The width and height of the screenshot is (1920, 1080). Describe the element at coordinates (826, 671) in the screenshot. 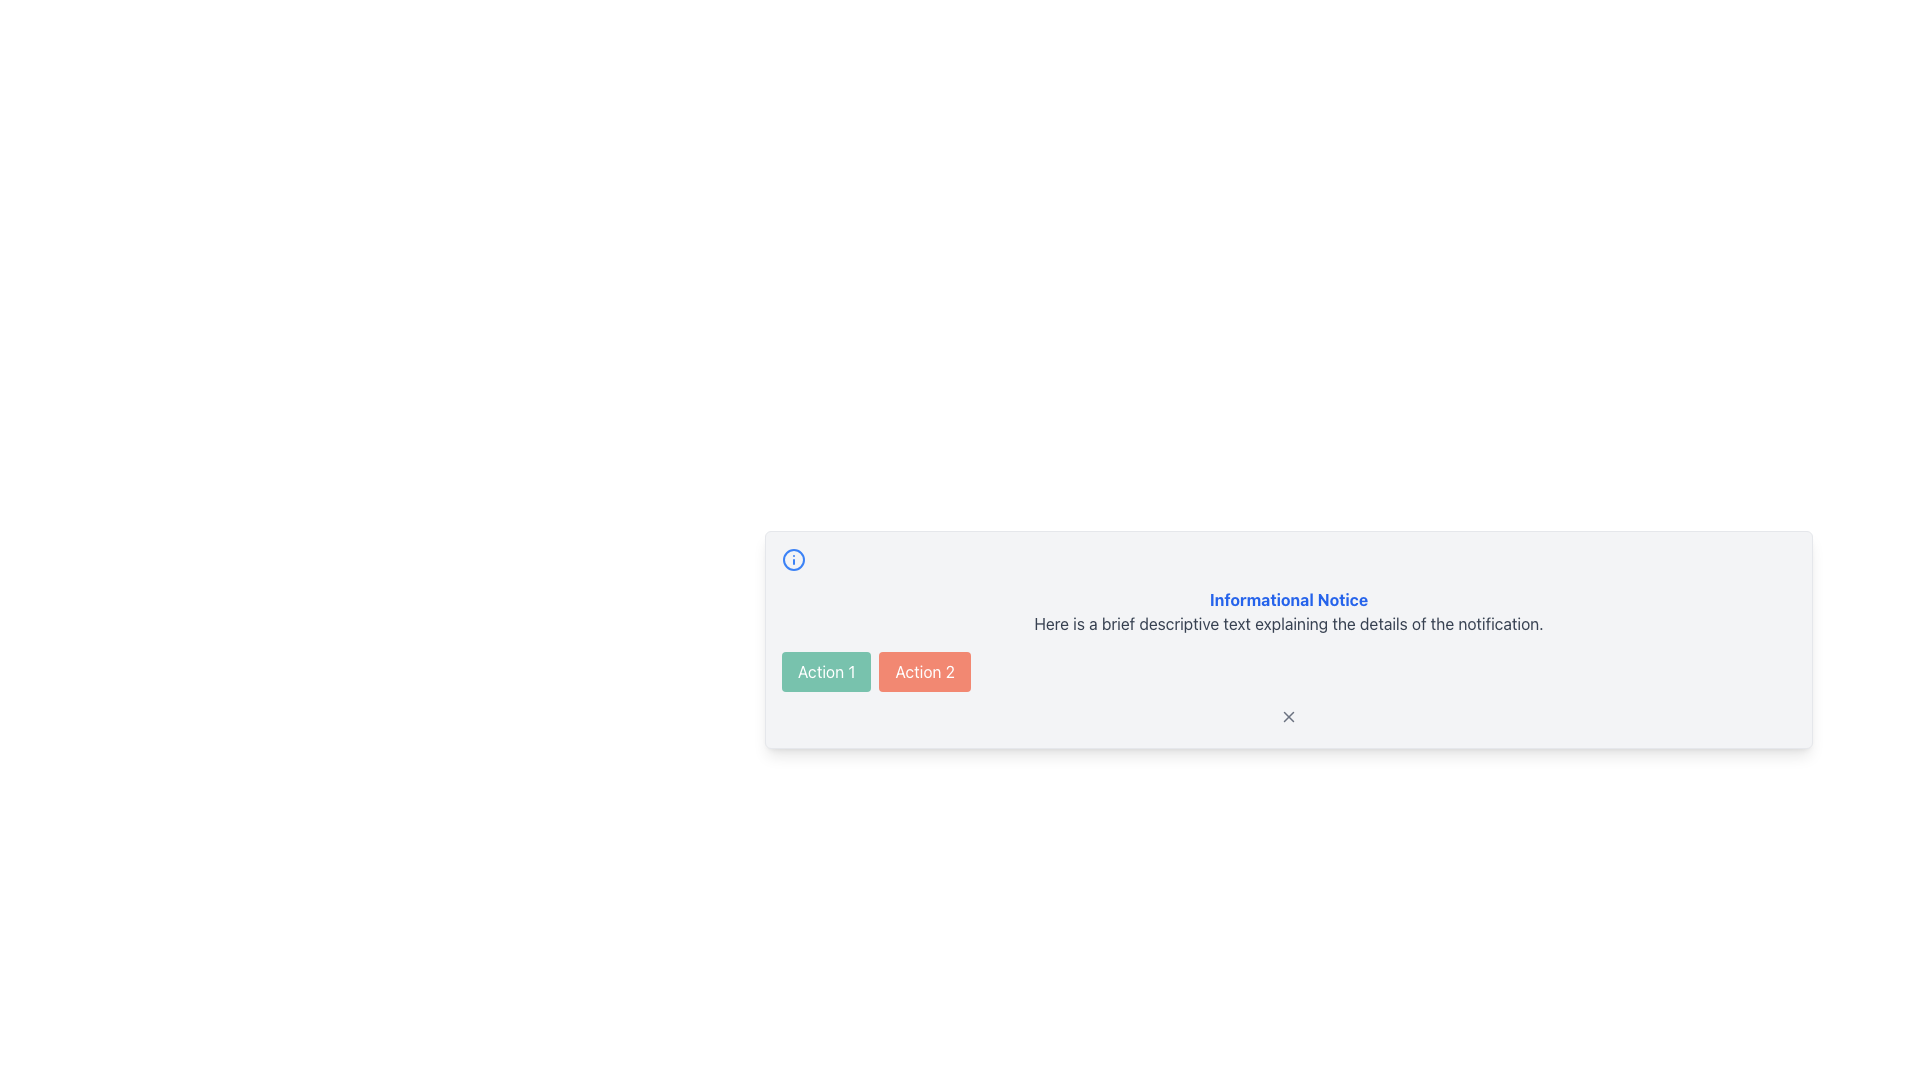

I see `the green button labeled 'Action 1'` at that location.